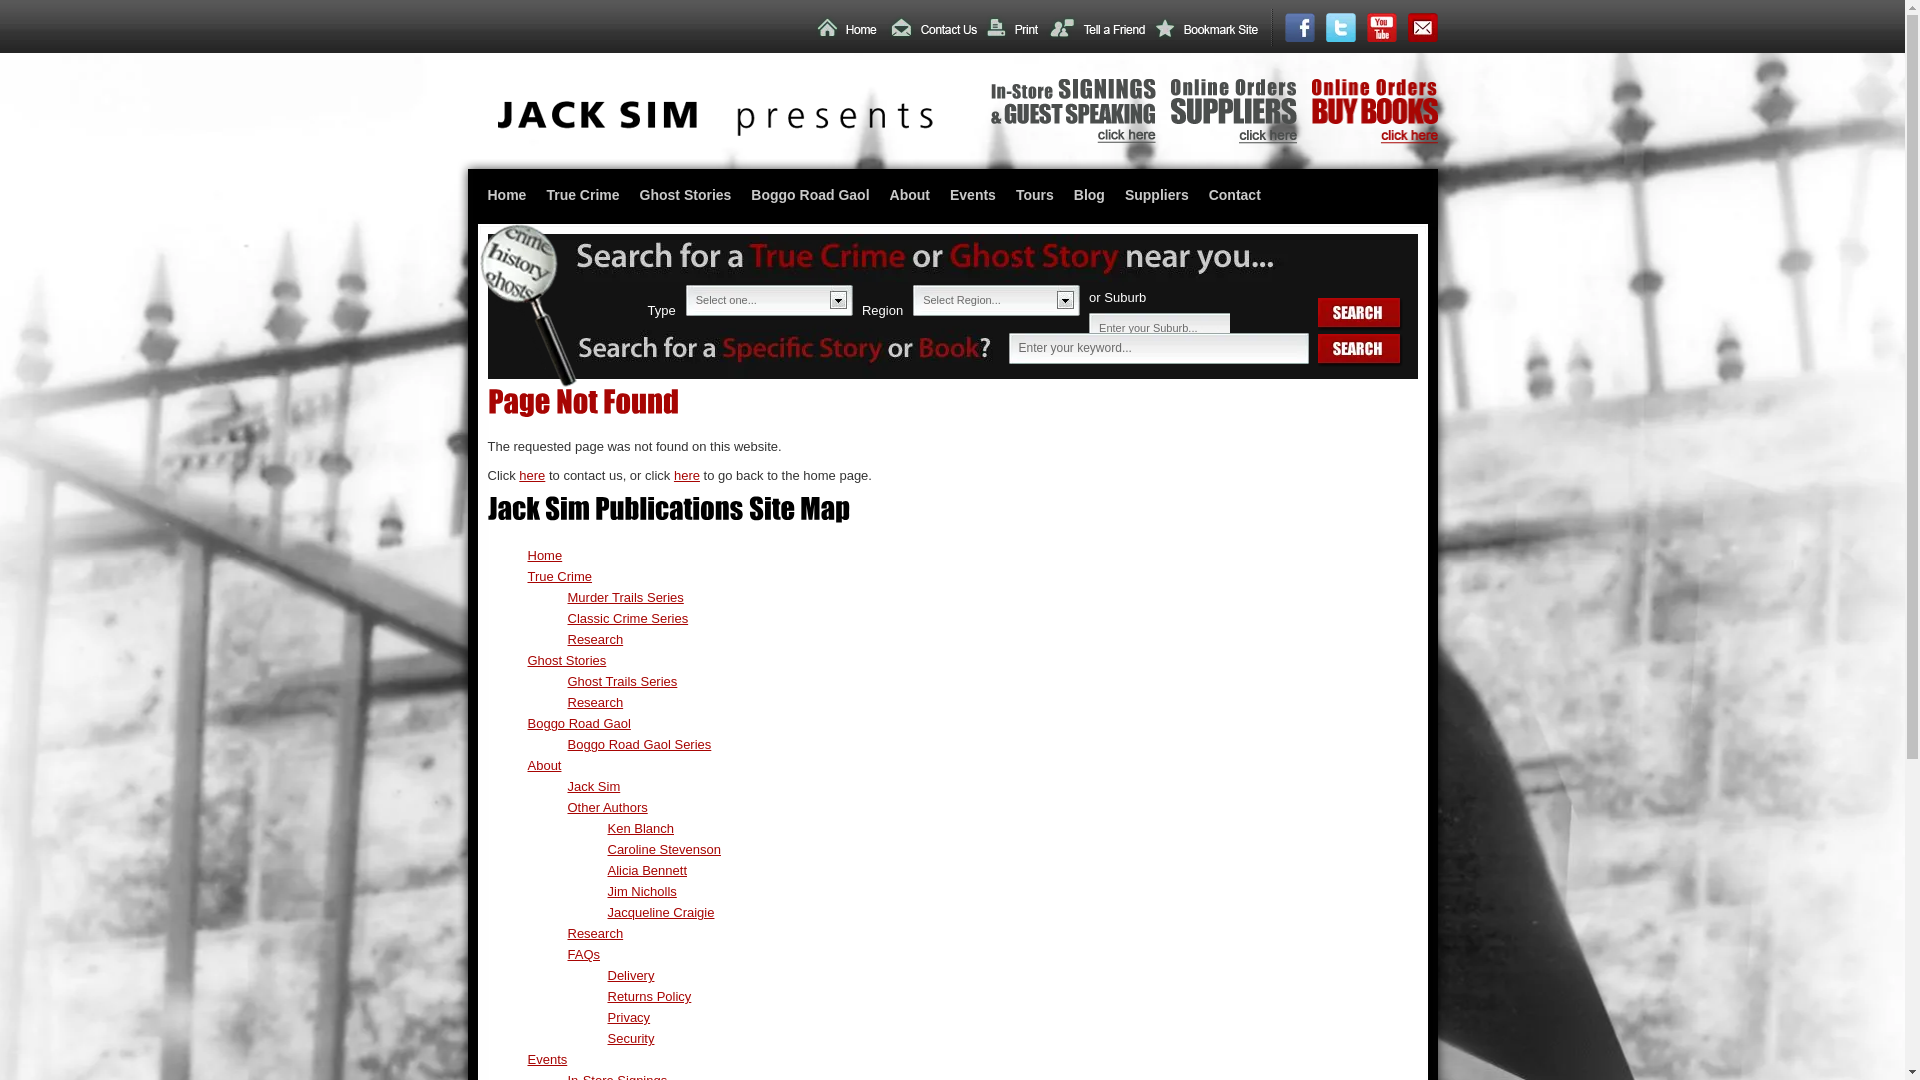  What do you see at coordinates (664, 849) in the screenshot?
I see `'Caroline Stevenson'` at bounding box center [664, 849].